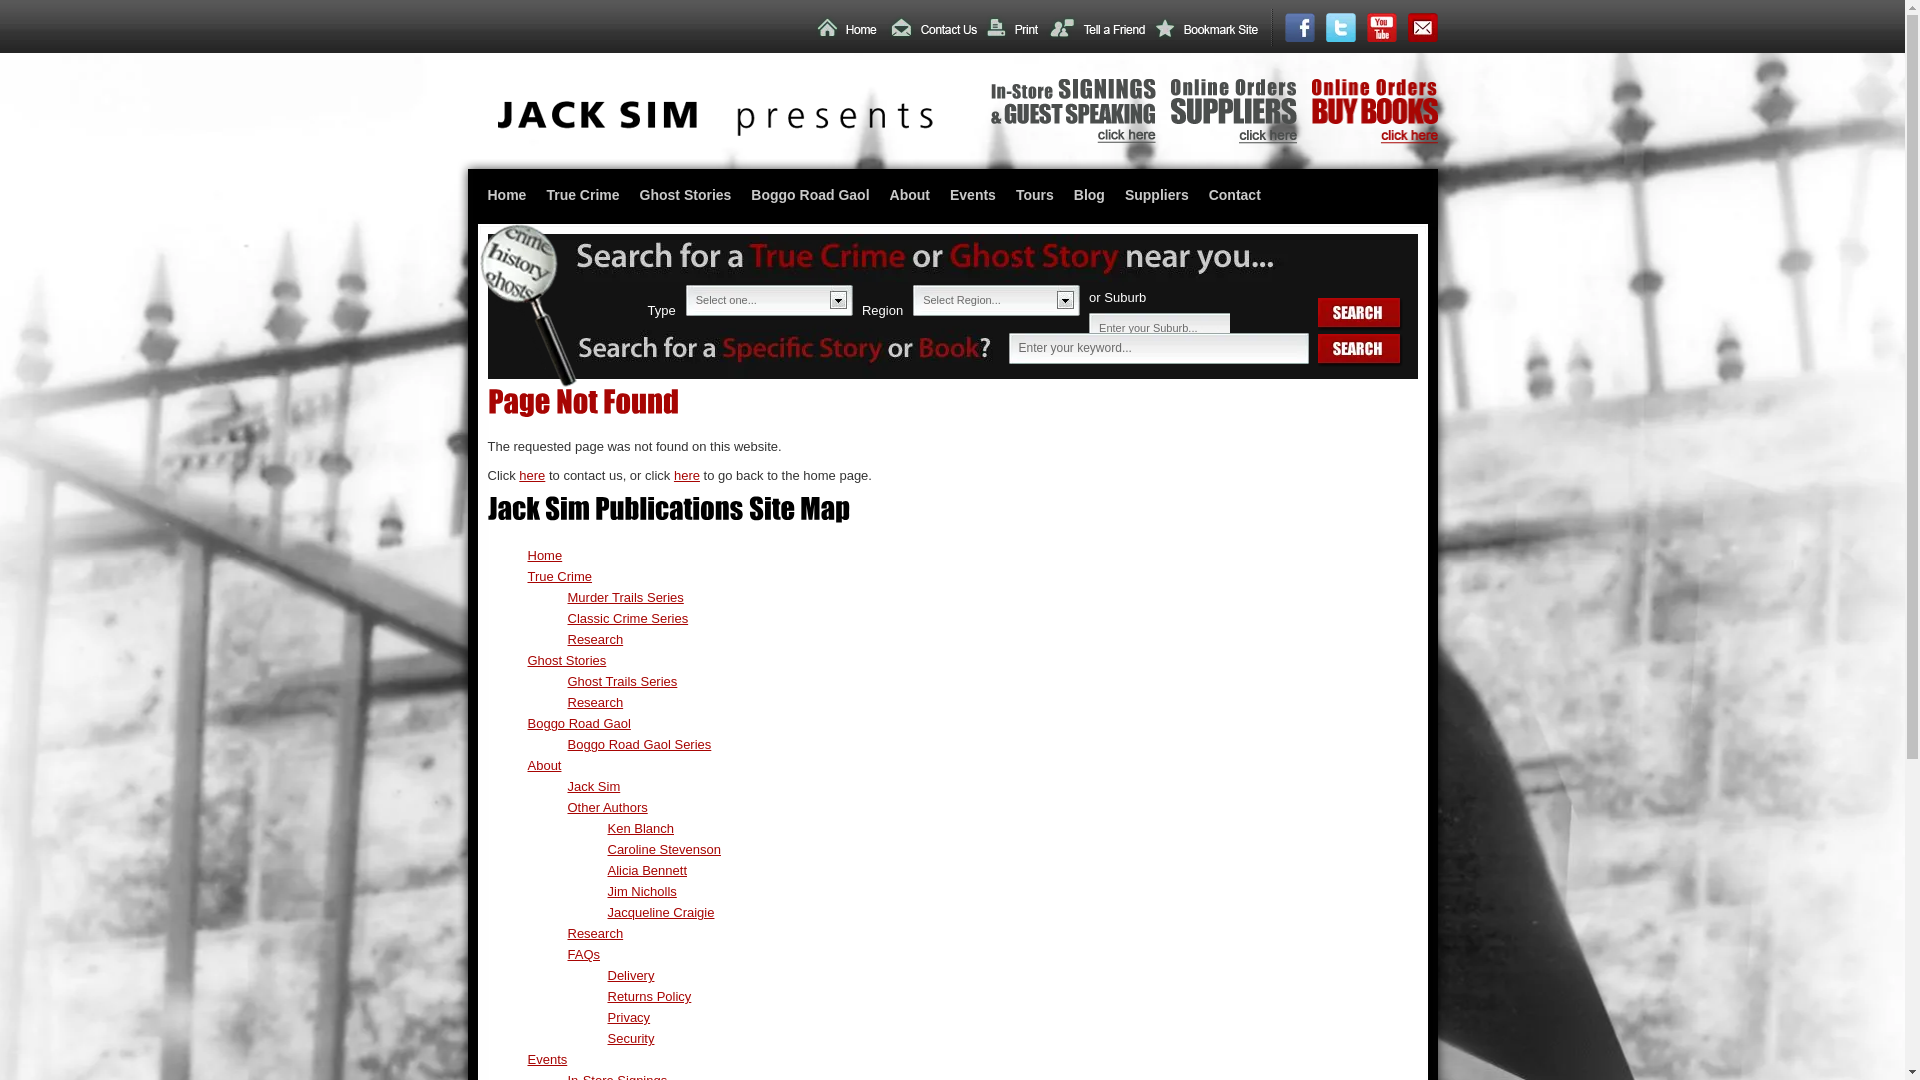  What do you see at coordinates (664, 849) in the screenshot?
I see `'Caroline Stevenson'` at bounding box center [664, 849].